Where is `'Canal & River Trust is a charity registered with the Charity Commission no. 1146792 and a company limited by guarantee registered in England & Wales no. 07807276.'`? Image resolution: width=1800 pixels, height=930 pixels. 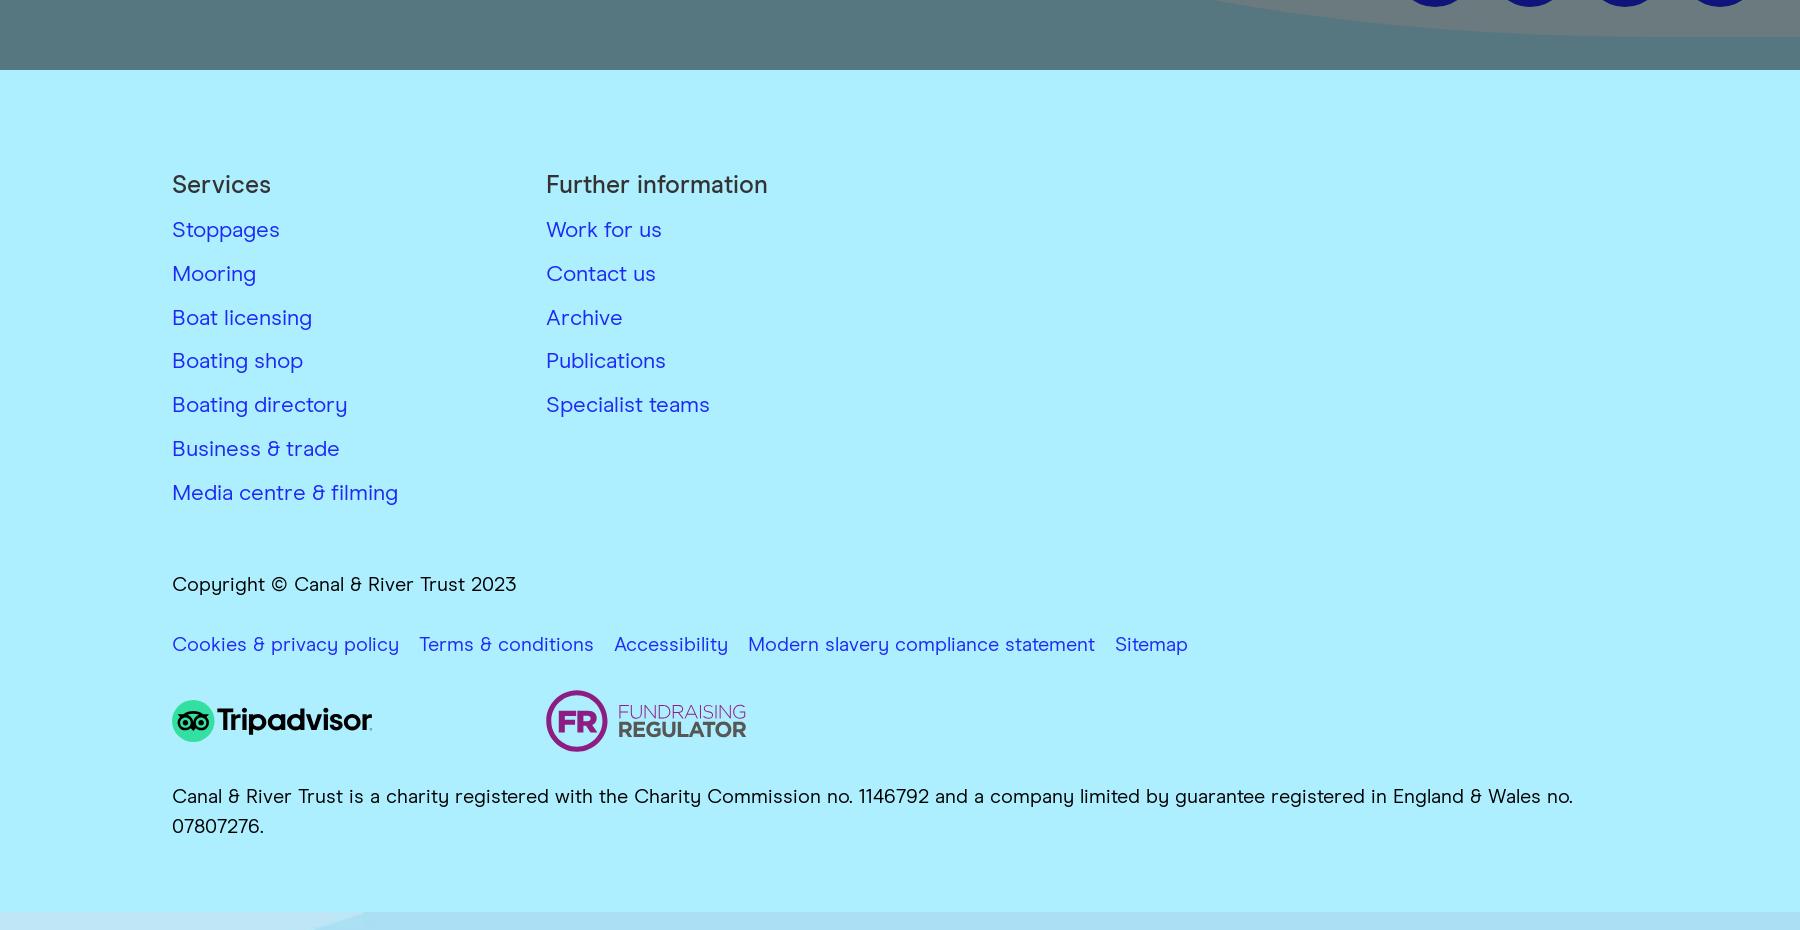 'Canal & River Trust is a charity registered with the Charity Commission no. 1146792 and a company limited by guarantee registered in England & Wales no. 07807276.' is located at coordinates (872, 809).